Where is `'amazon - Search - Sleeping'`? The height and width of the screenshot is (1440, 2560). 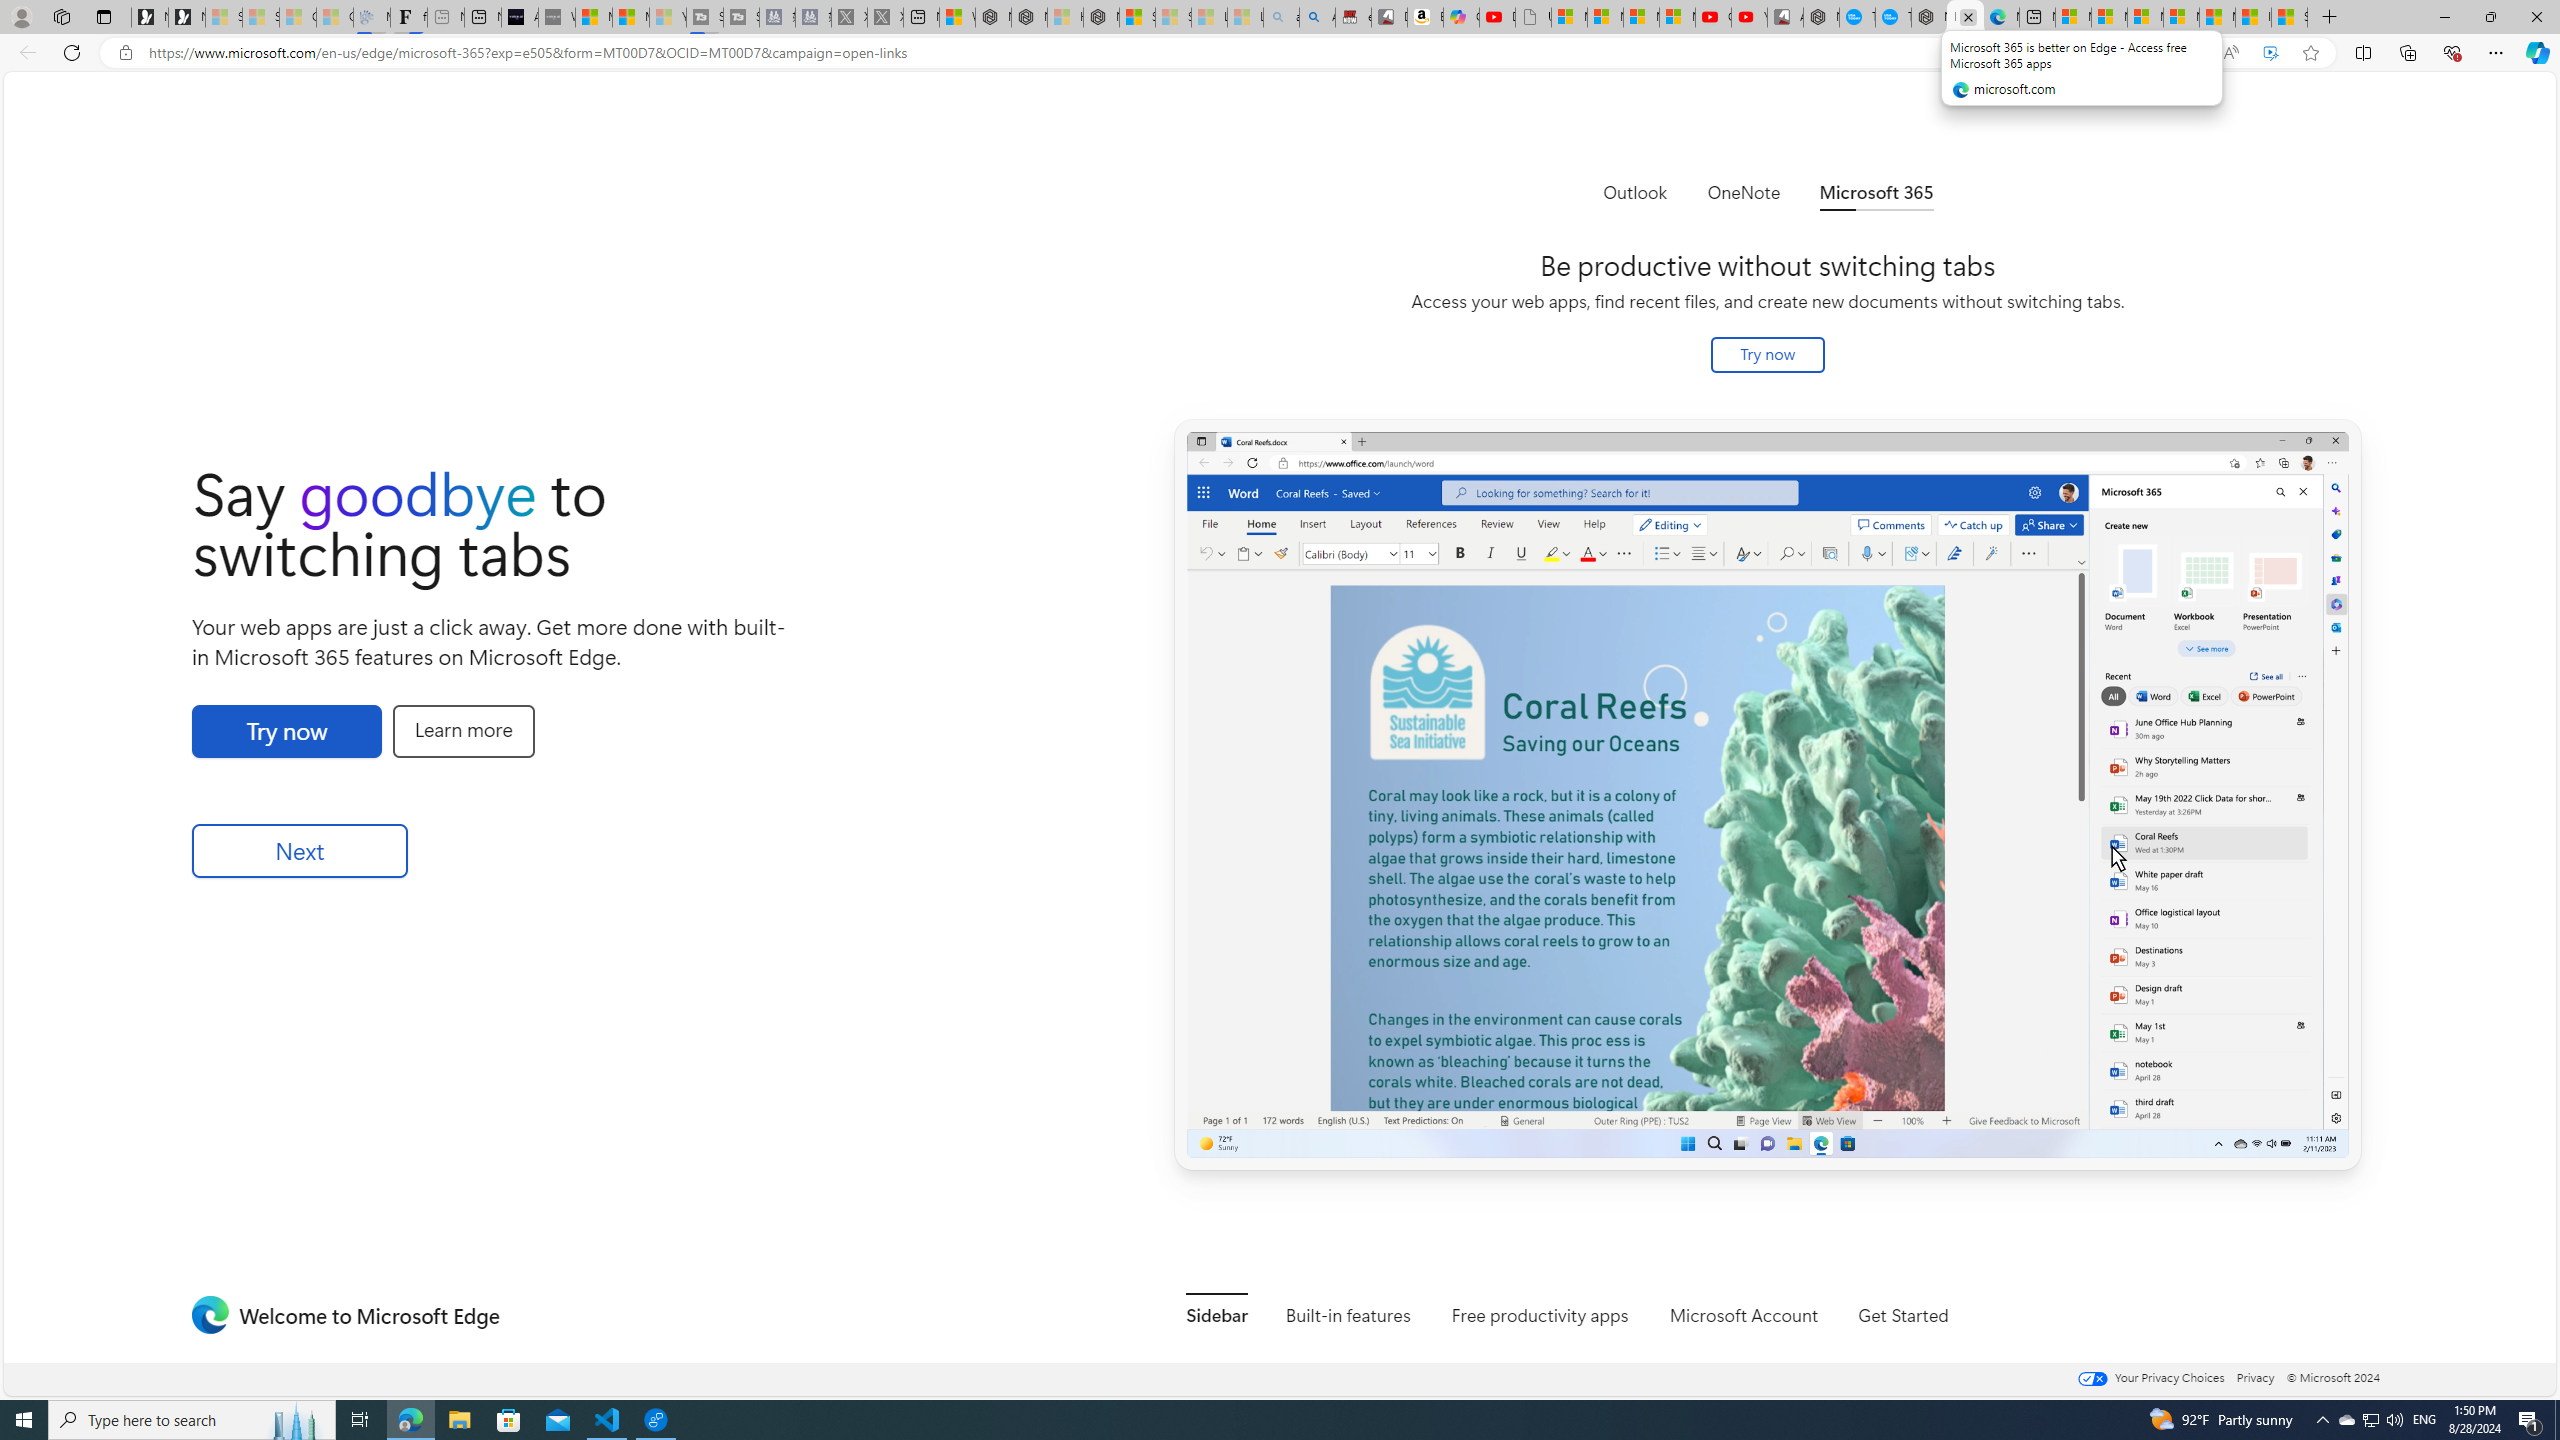
'amazon - Search - Sleeping' is located at coordinates (1280, 16).